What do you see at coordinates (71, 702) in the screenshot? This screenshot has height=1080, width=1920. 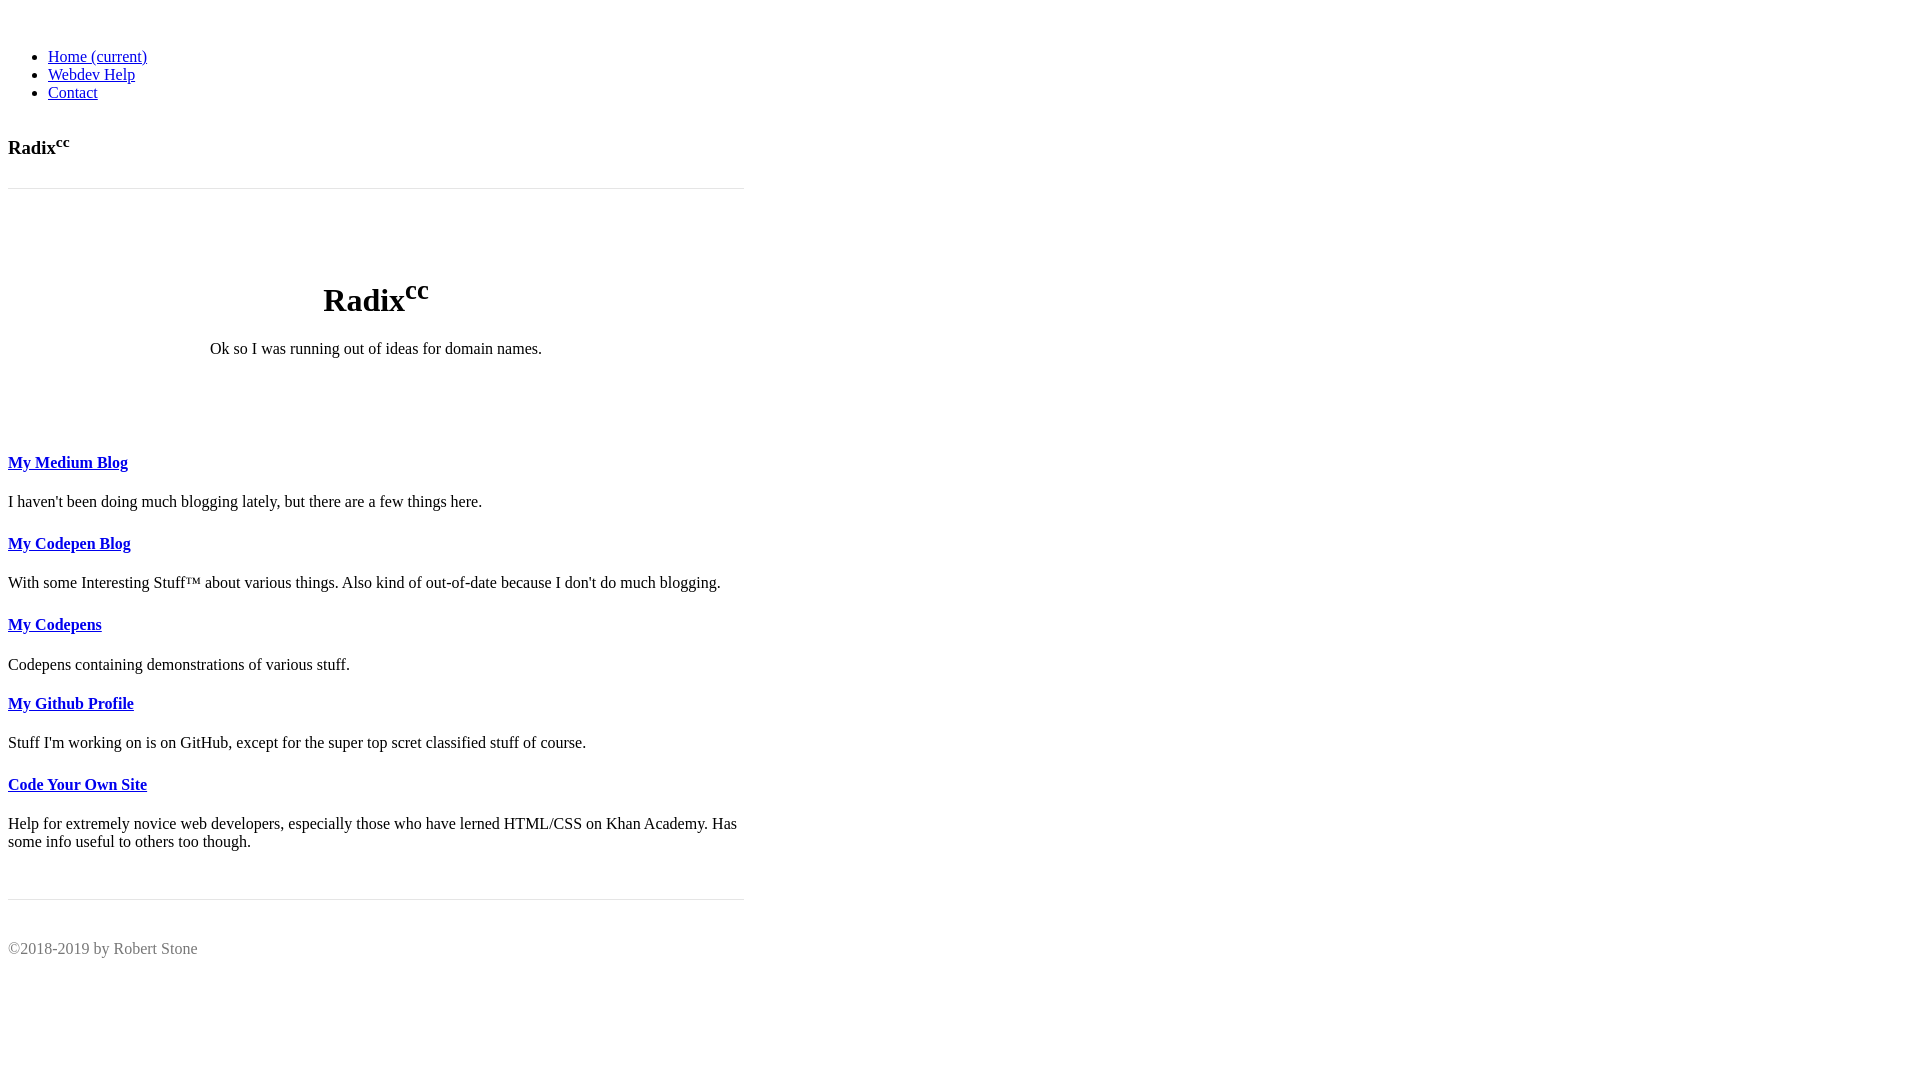 I see `'My Github Profile'` at bounding box center [71, 702].